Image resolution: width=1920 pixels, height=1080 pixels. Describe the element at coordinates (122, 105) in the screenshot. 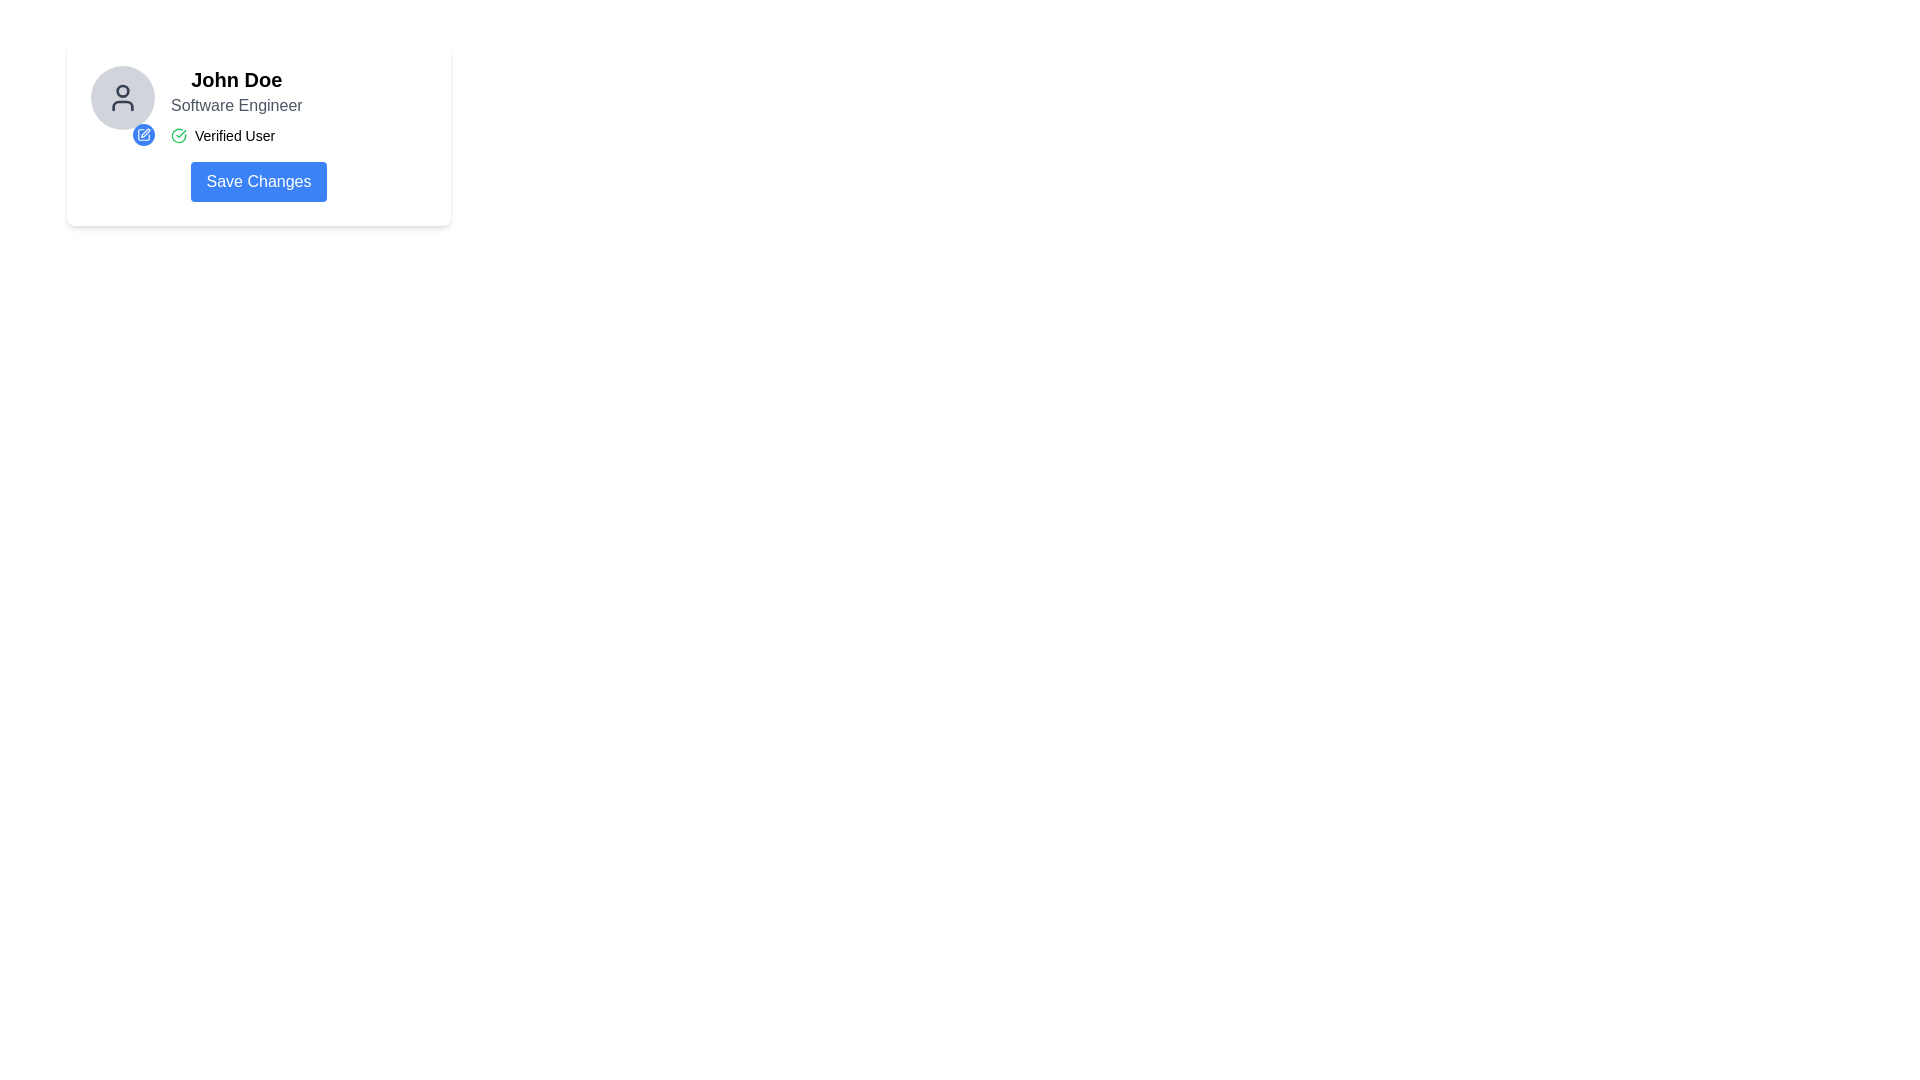

I see `the User Profile Avatar` at that location.